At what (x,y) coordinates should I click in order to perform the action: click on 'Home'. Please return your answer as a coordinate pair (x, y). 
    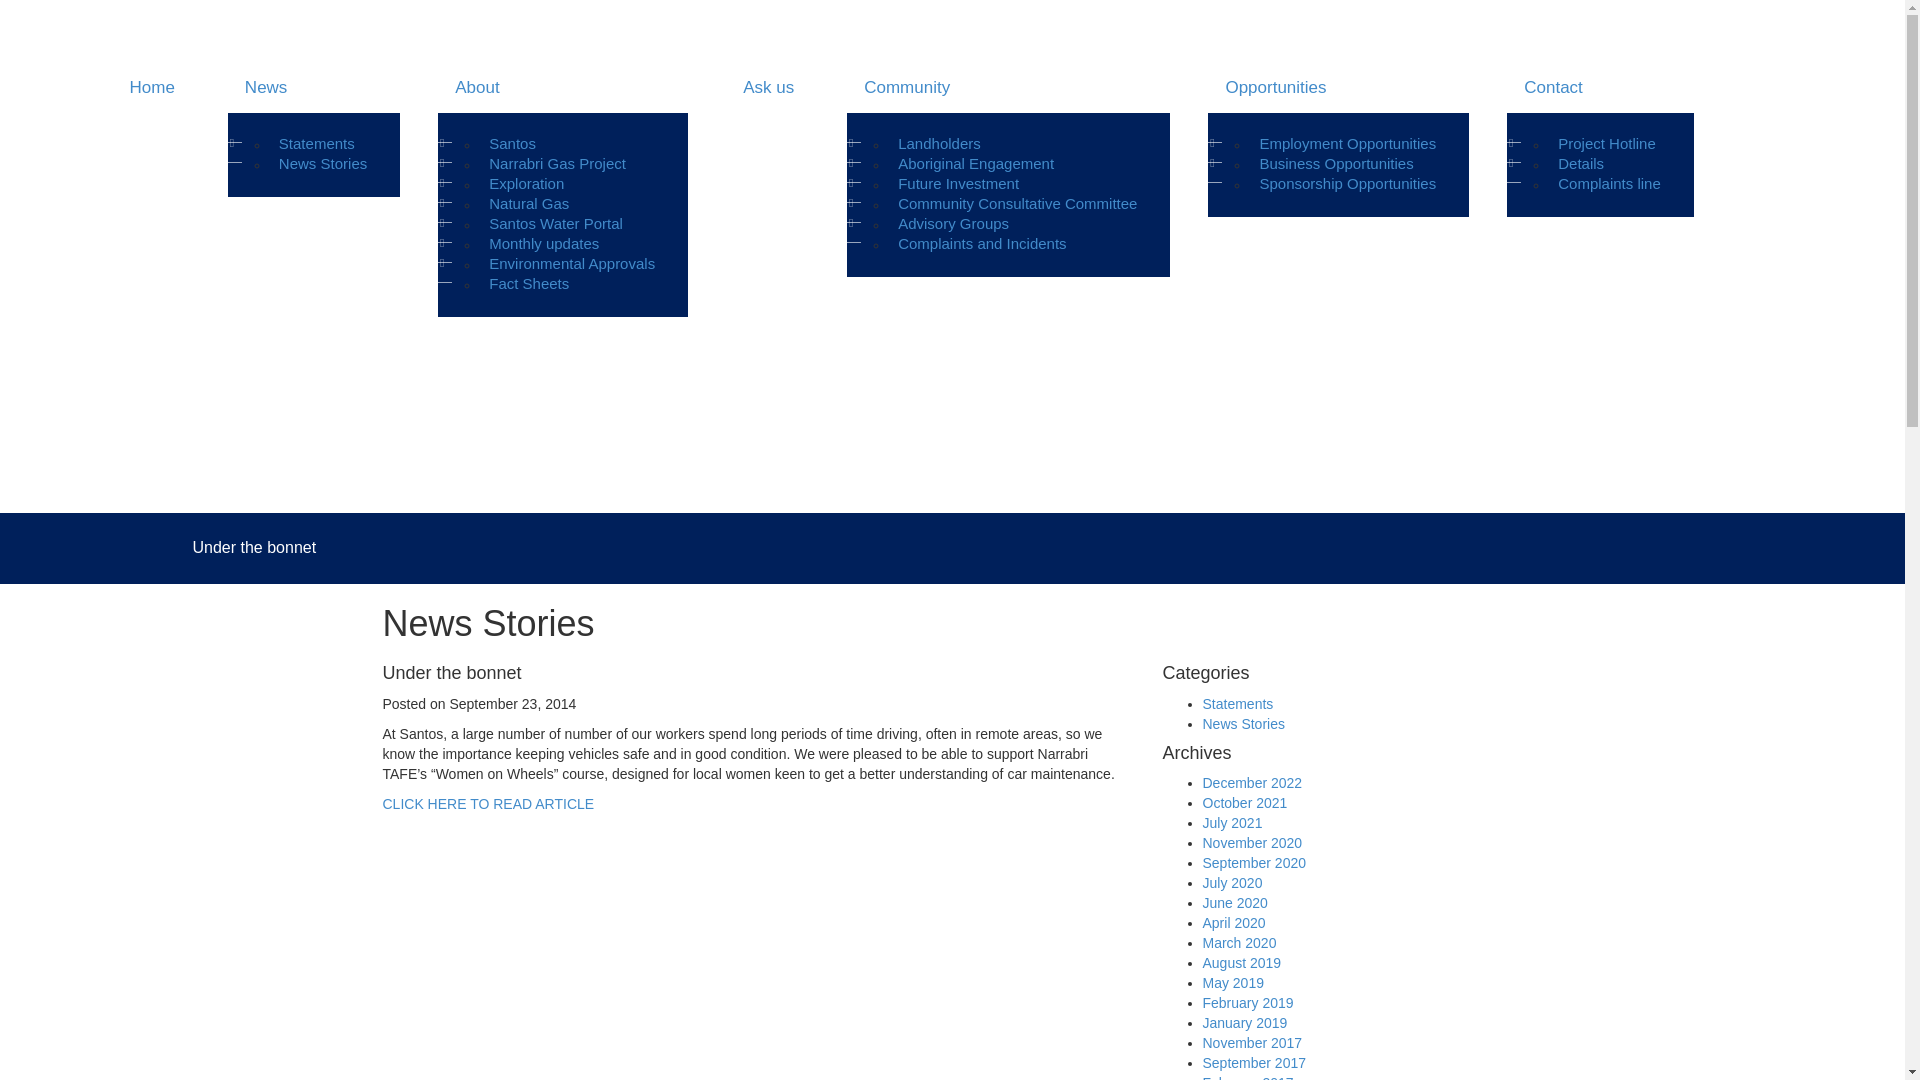
    Looking at the image, I should click on (149, 87).